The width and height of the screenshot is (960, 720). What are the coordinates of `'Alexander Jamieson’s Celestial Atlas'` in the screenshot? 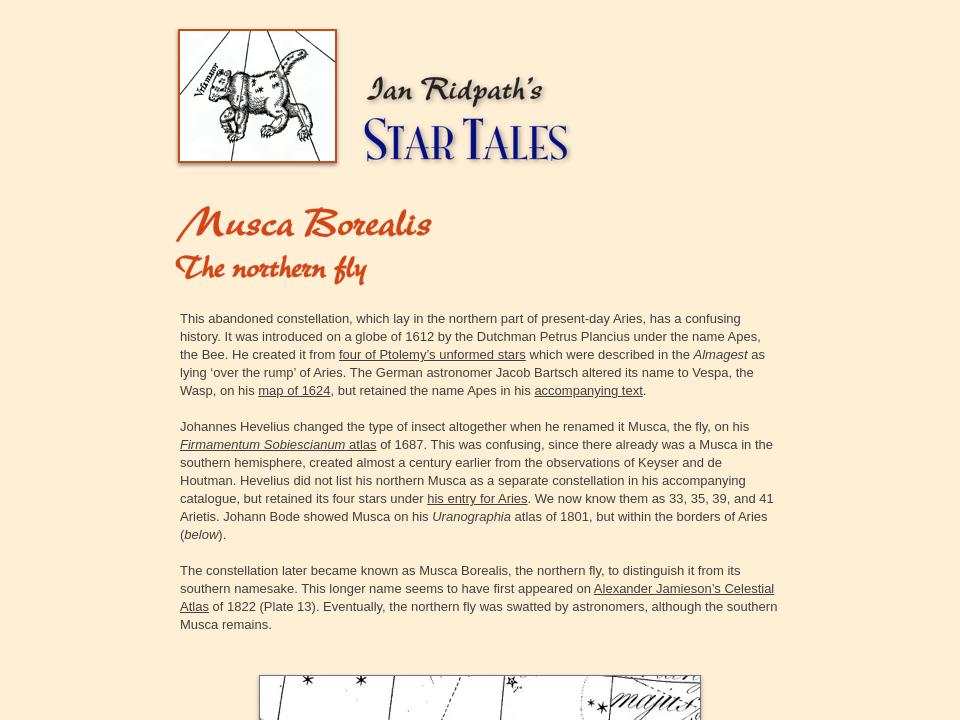 It's located at (477, 596).